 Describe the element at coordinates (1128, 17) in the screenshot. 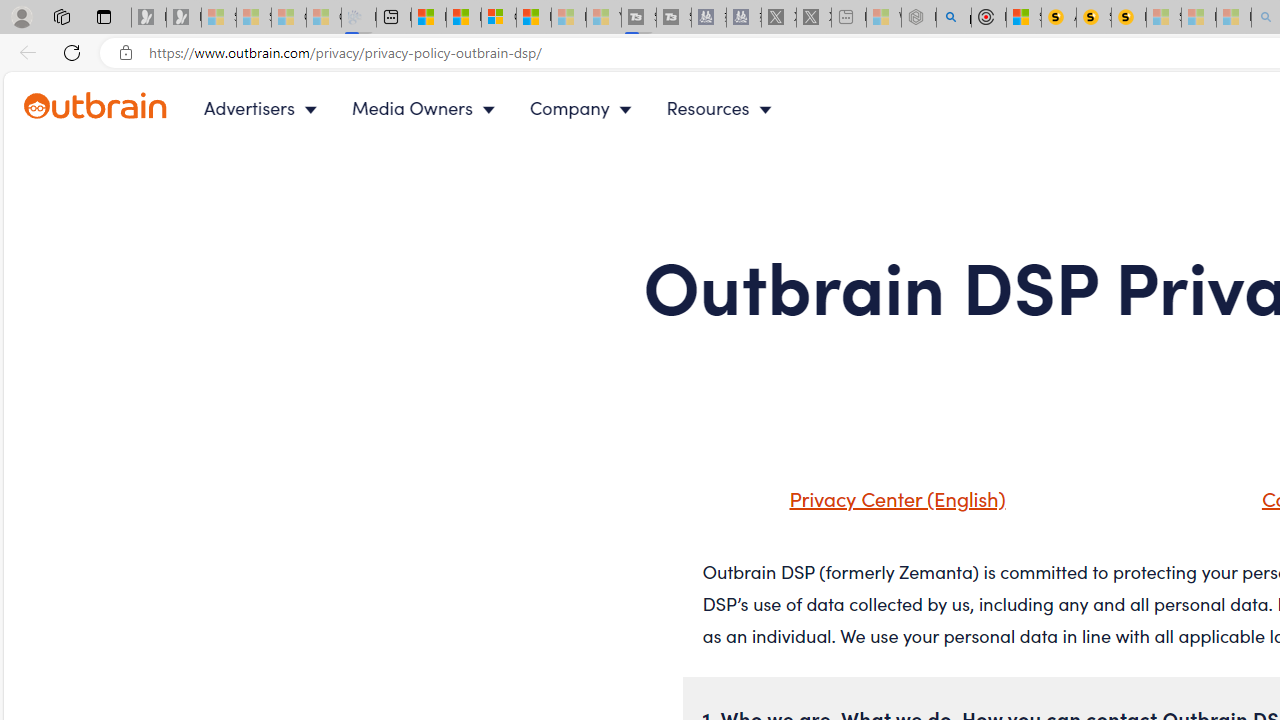

I see `'Michelle Starr, Senior Journalist at ScienceAlert'` at that location.